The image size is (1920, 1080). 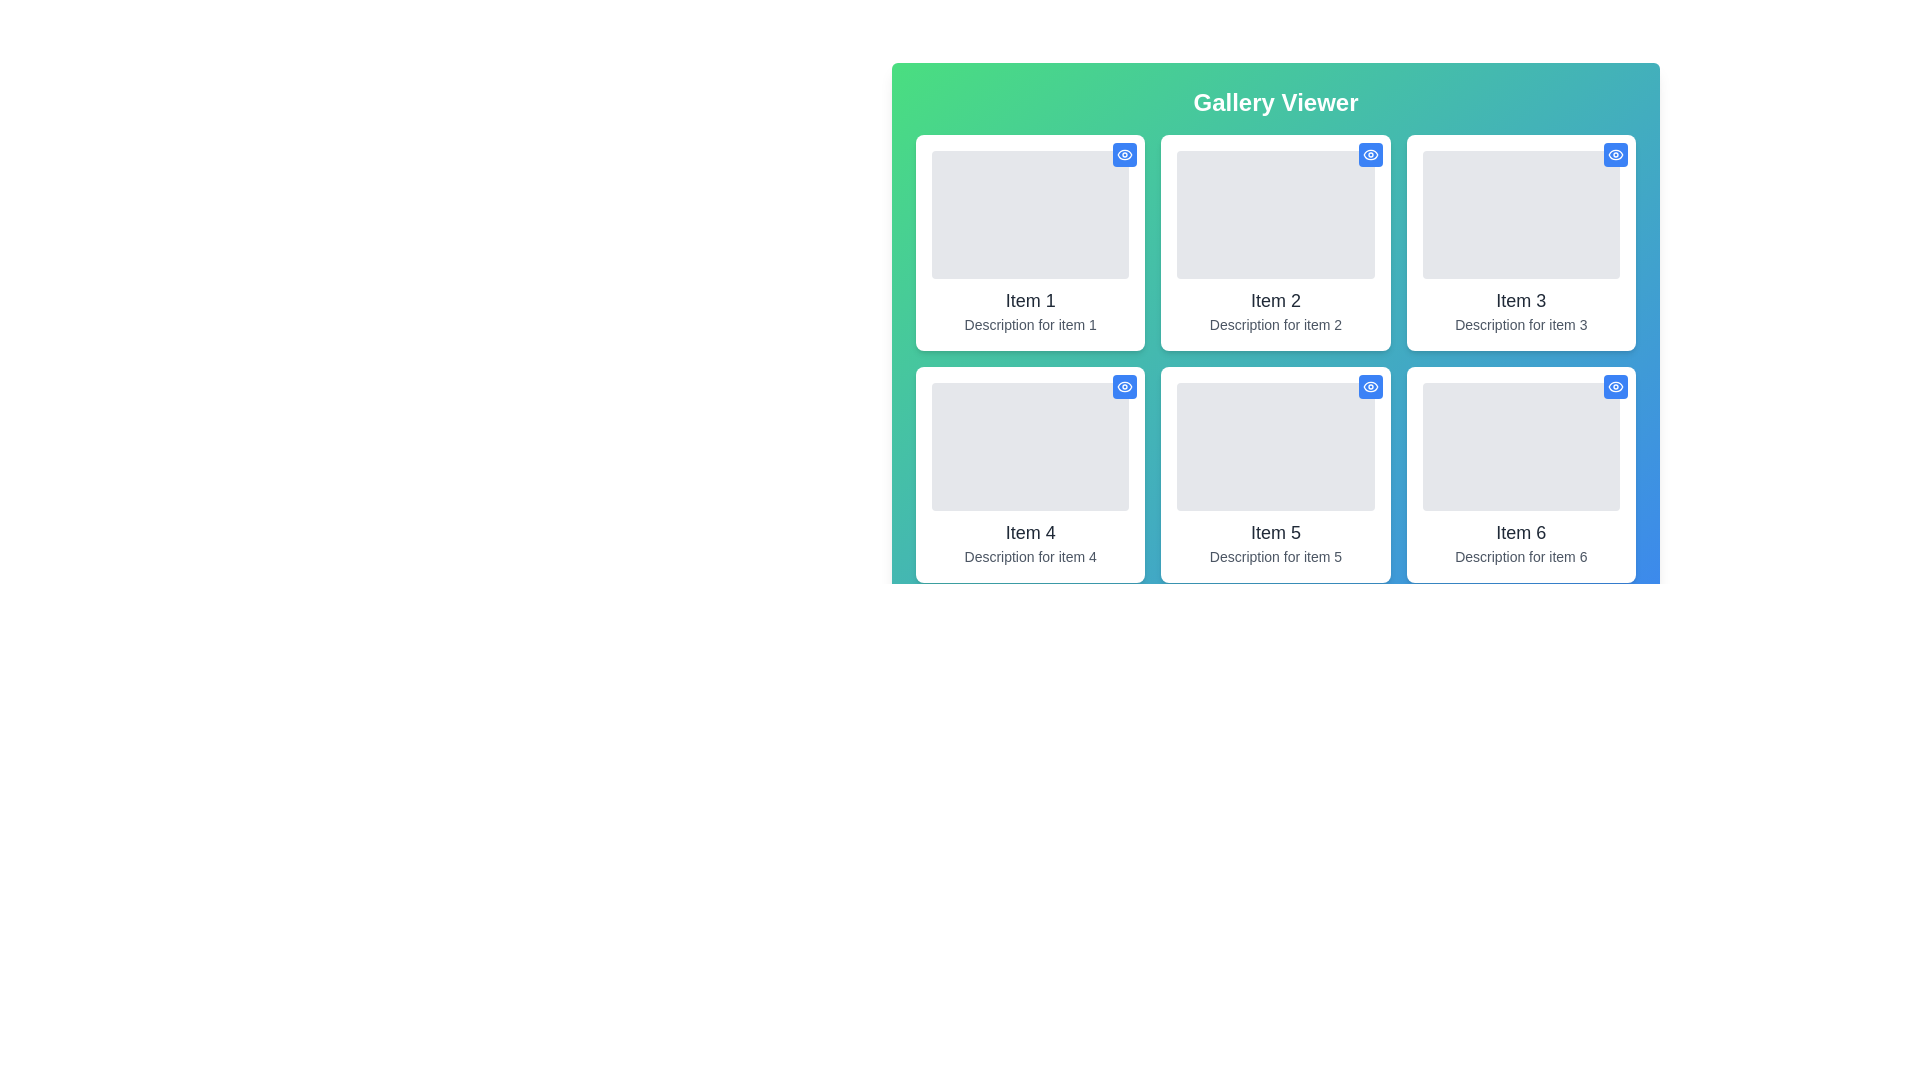 What do you see at coordinates (1125, 386) in the screenshot?
I see `the eye-shaped icon located at the top-right corner of the card labeled 'Item 4' within the grid layout` at bounding box center [1125, 386].